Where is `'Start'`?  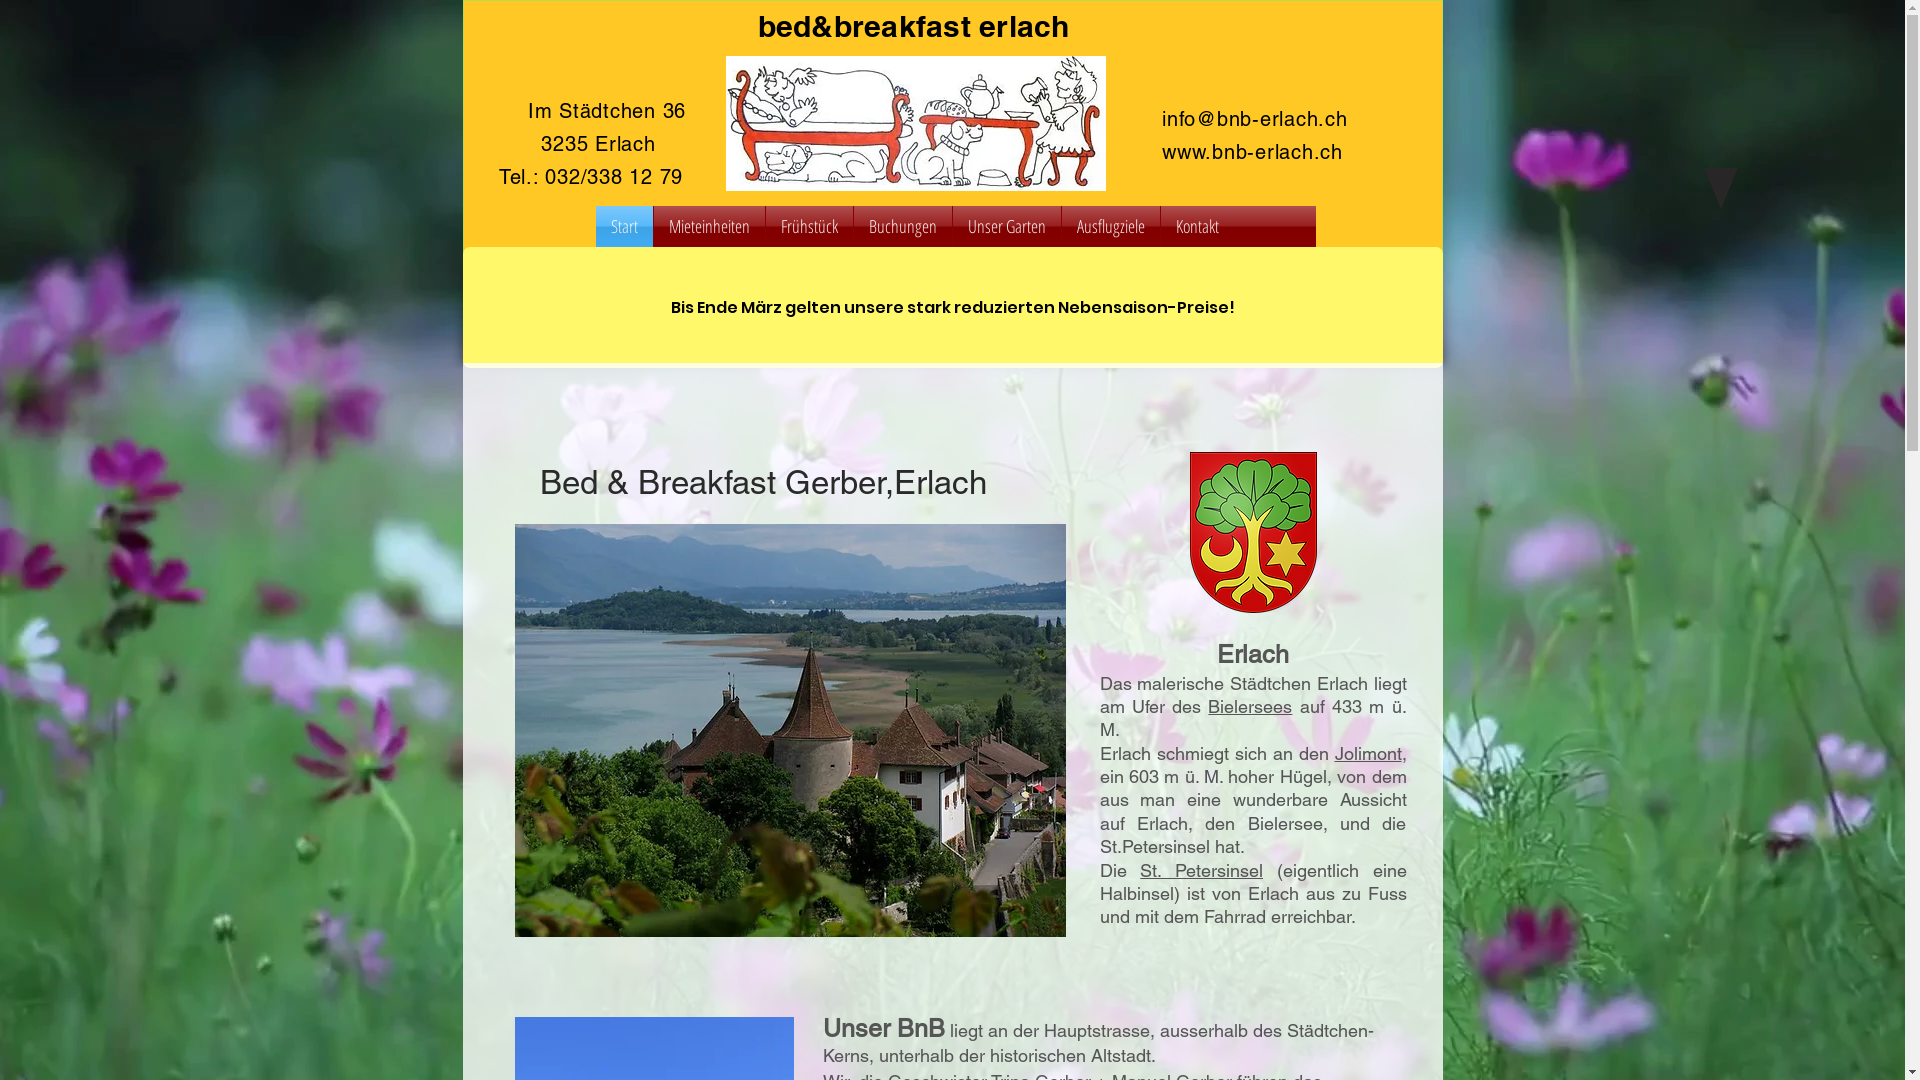 'Start' is located at coordinates (623, 225).